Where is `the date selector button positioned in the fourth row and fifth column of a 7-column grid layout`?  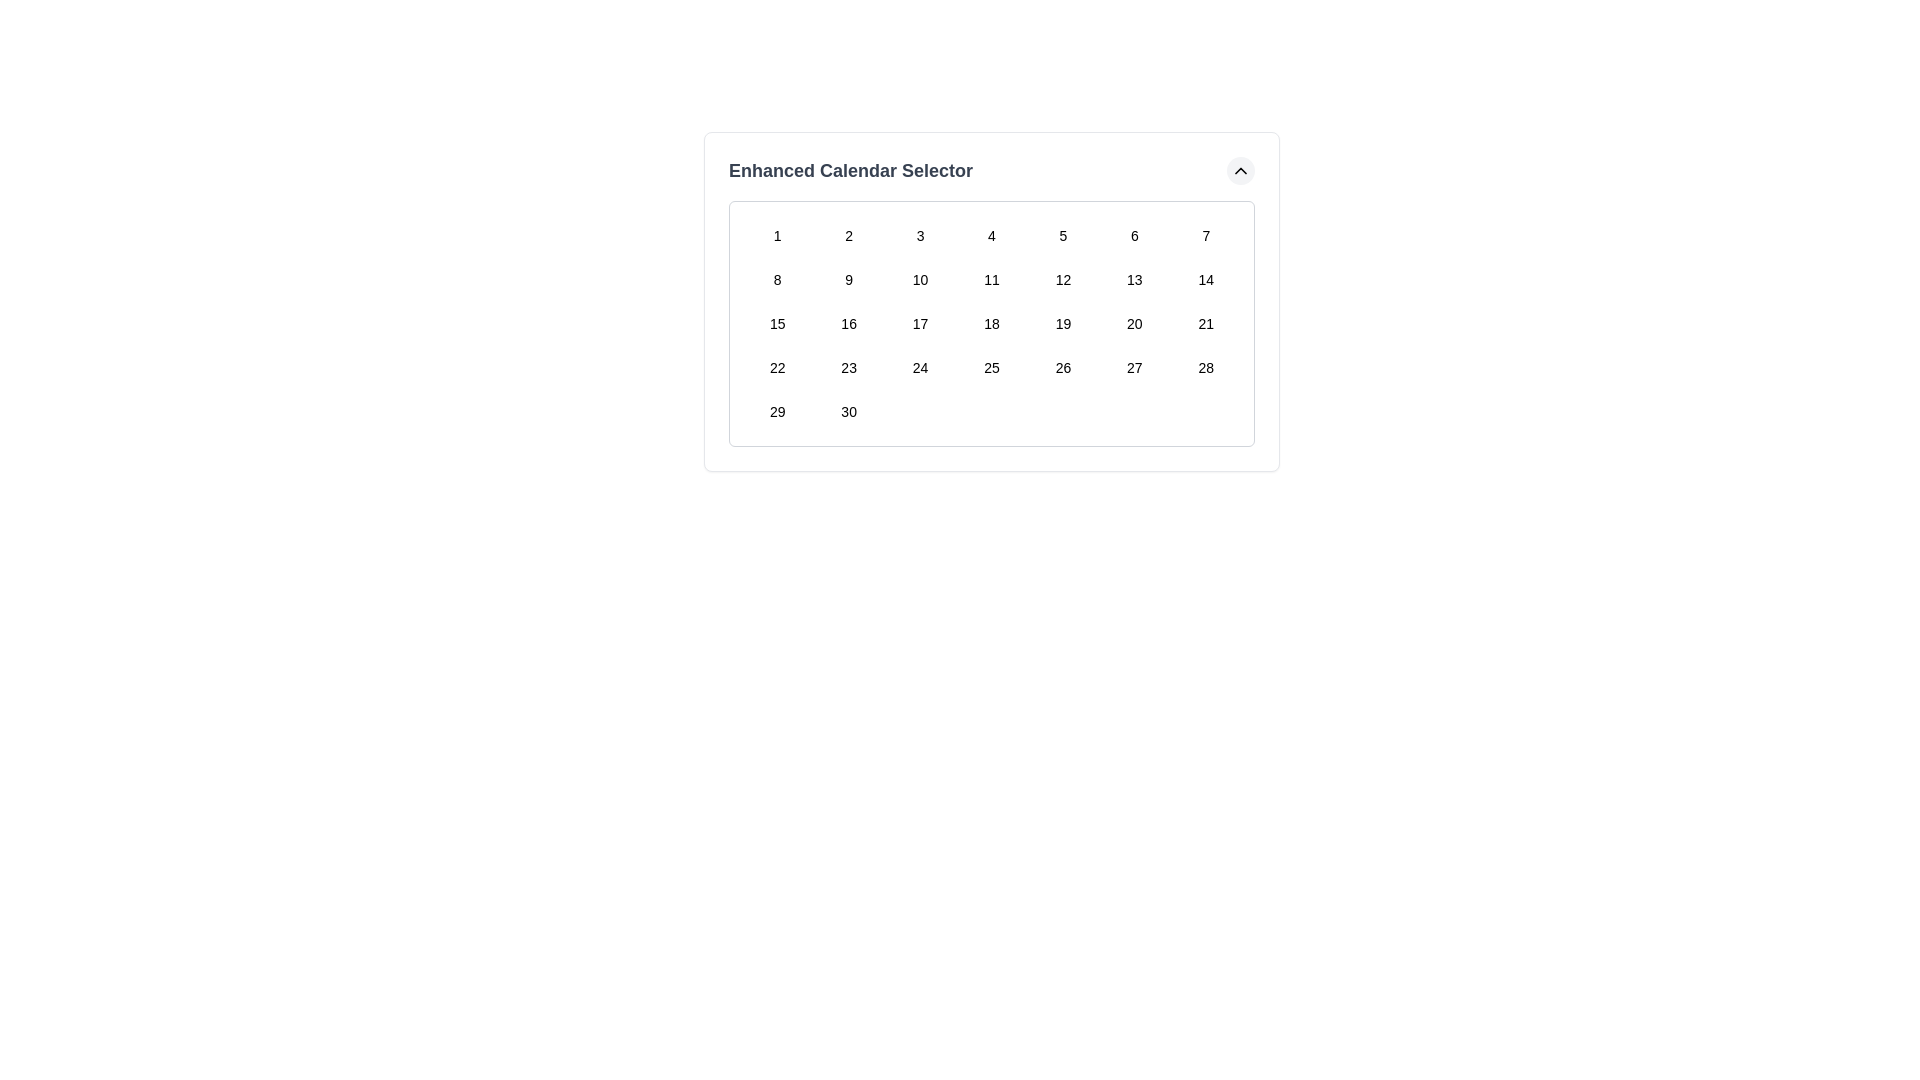
the date selector button positioned in the fourth row and fifth column of a 7-column grid layout is located at coordinates (1062, 323).